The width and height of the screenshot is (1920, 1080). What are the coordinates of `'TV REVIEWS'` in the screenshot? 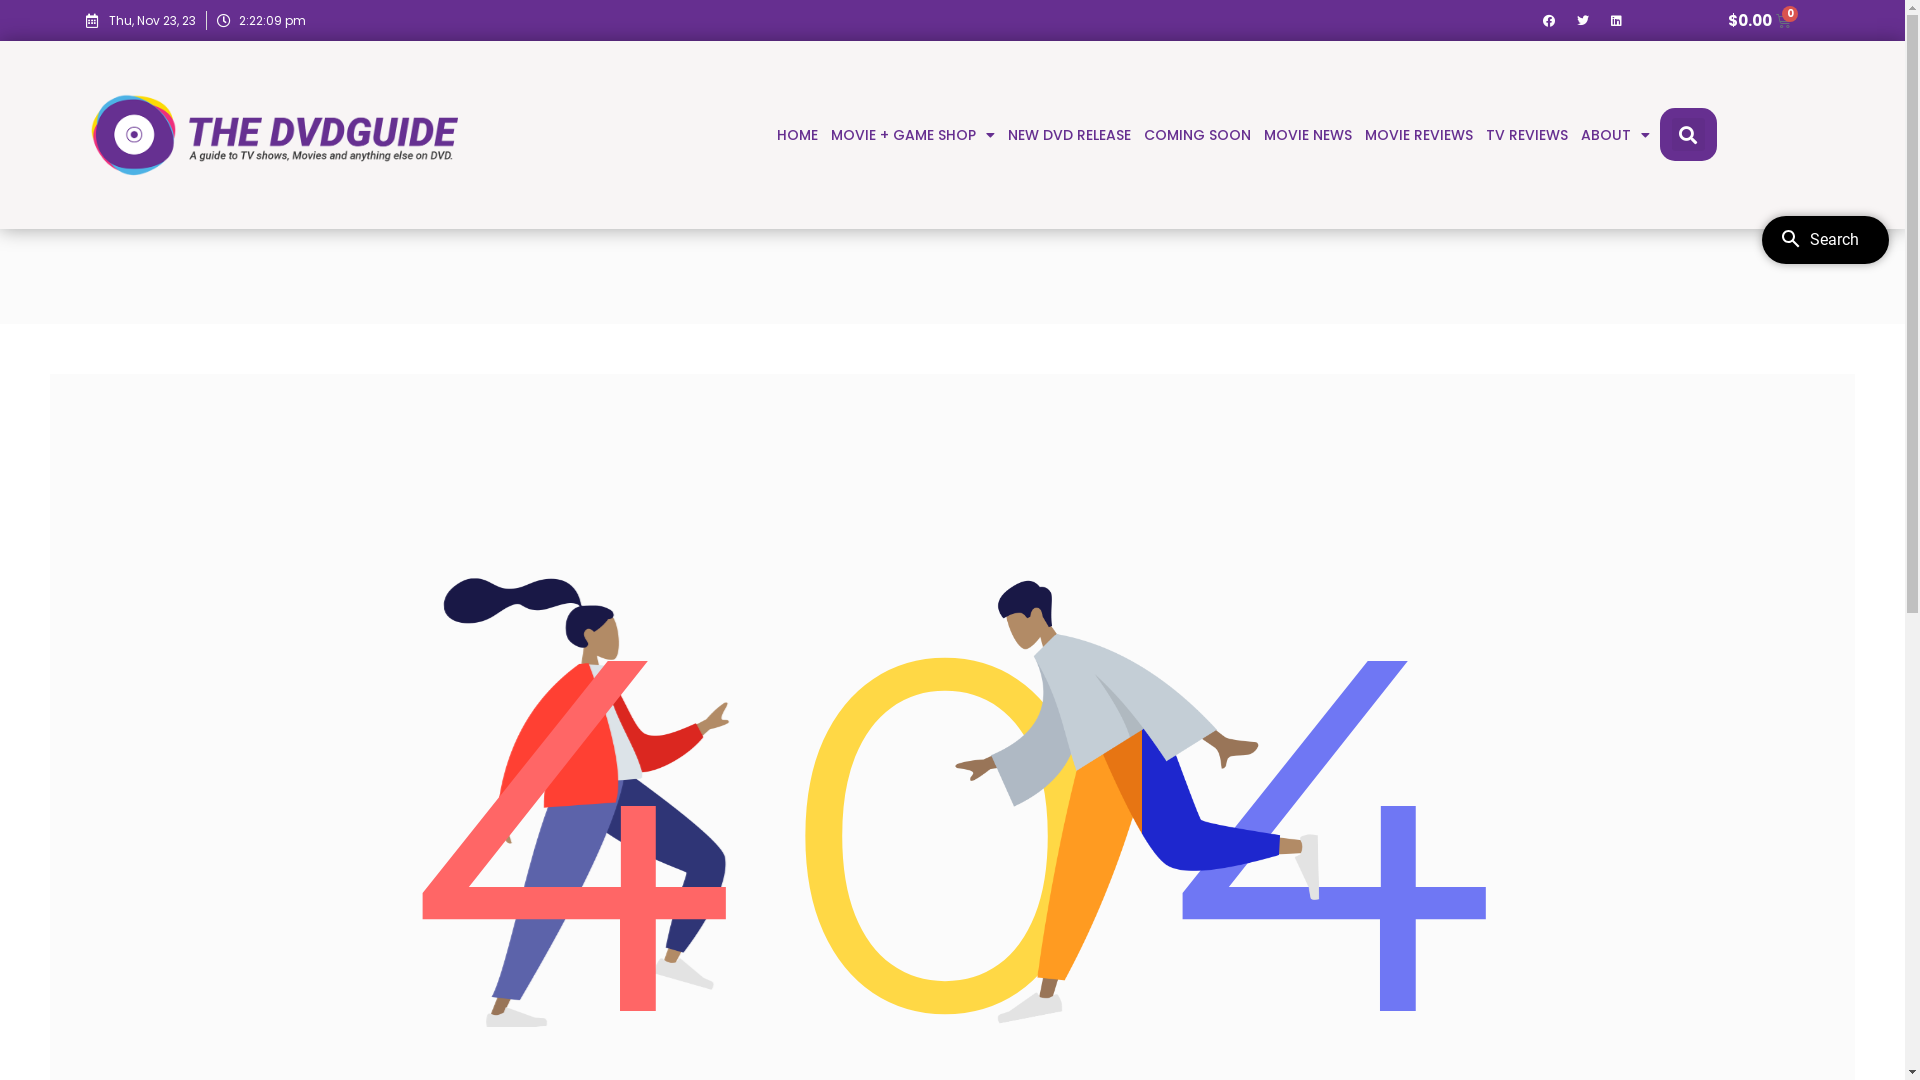 It's located at (1525, 135).